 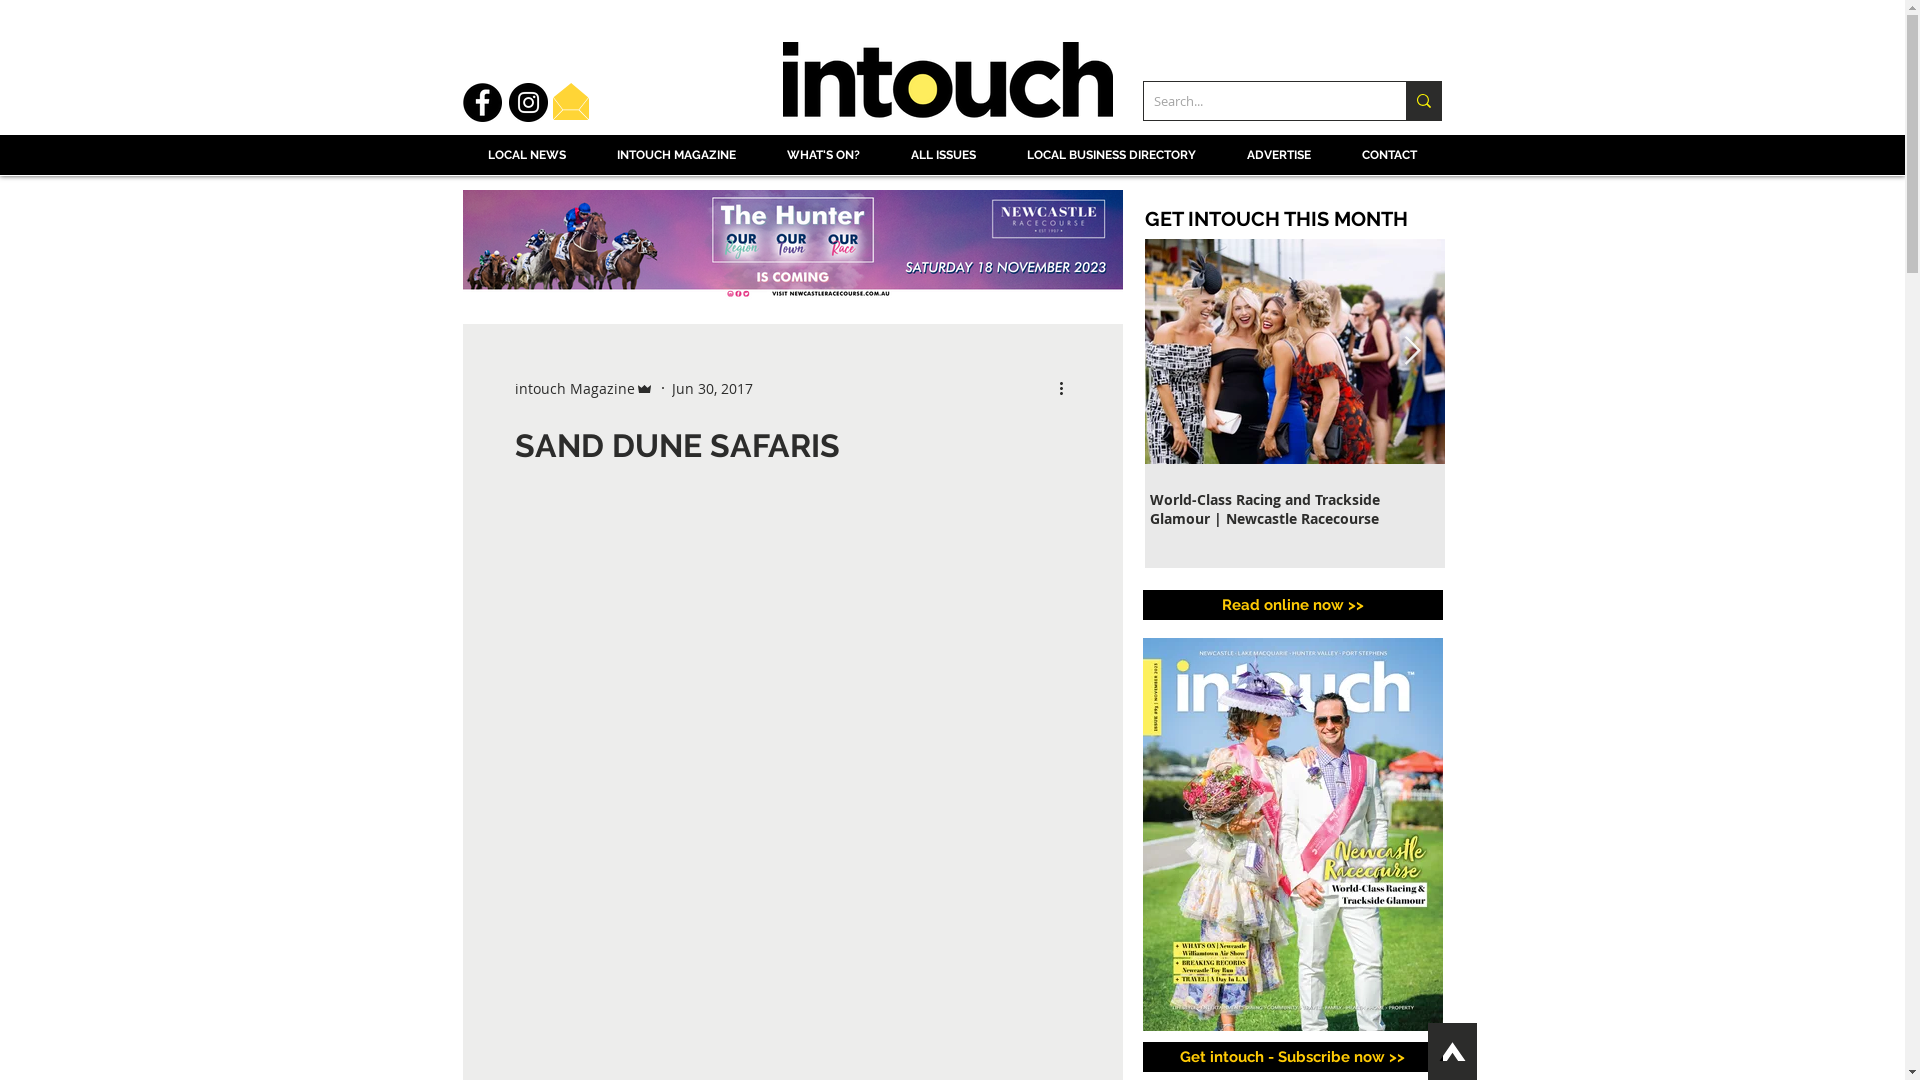 I want to click on 'LOCAL NEWS', so click(x=525, y=160).